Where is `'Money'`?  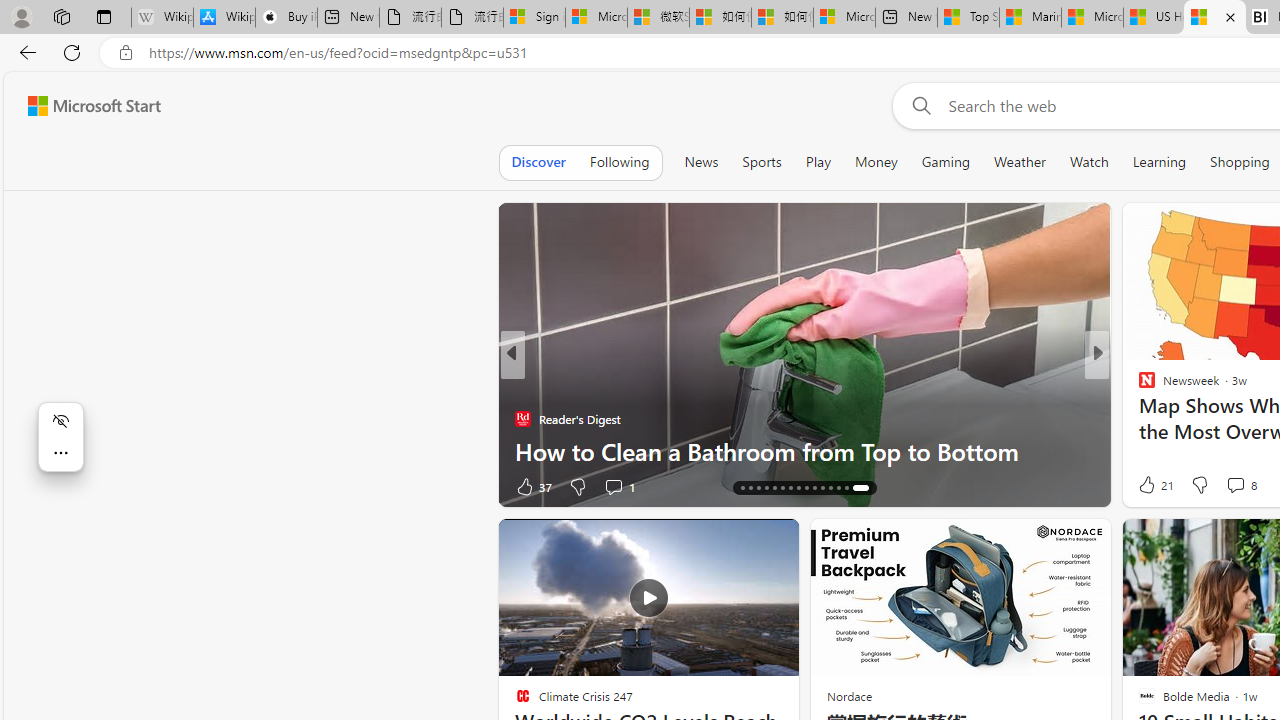
'Money' is located at coordinates (876, 161).